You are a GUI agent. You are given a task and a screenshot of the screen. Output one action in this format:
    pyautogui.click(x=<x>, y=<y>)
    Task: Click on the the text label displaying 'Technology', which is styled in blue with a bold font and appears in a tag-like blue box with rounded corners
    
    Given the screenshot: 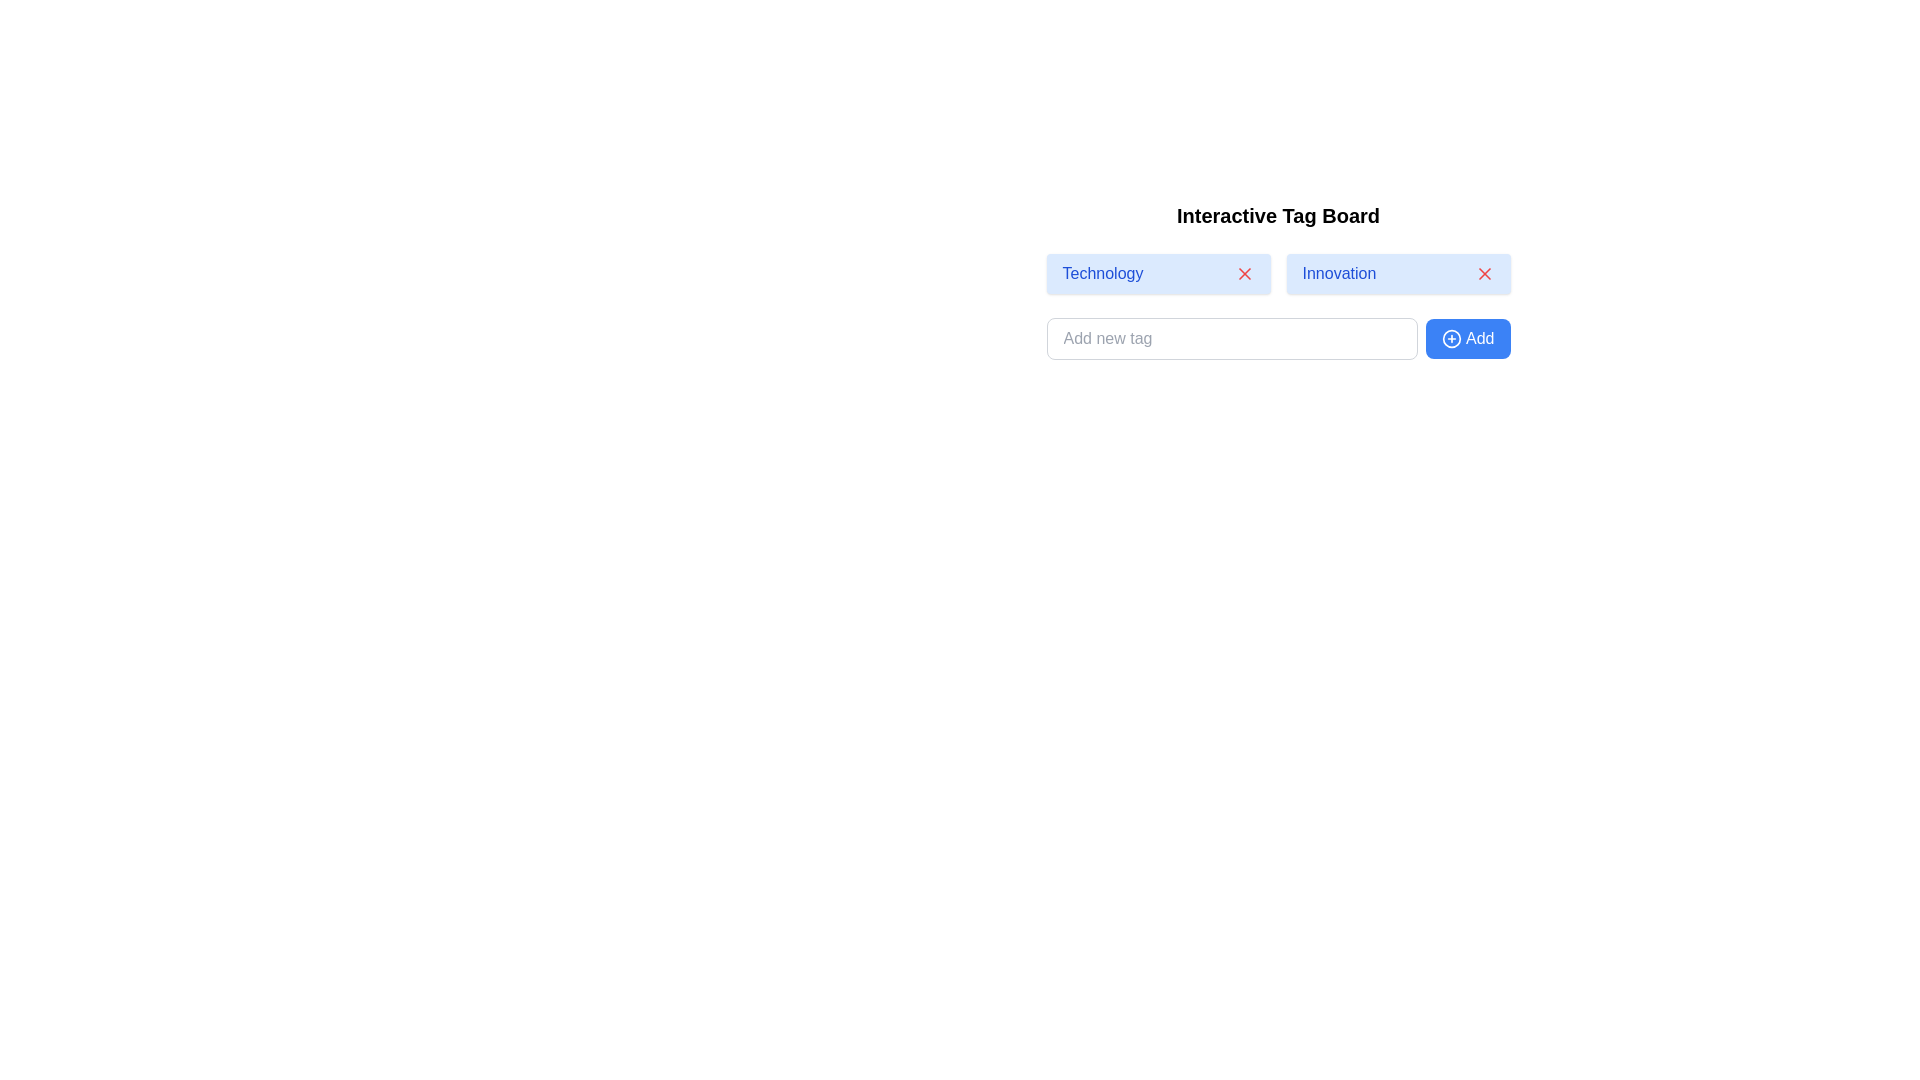 What is the action you would take?
    pyautogui.click(x=1102, y=273)
    